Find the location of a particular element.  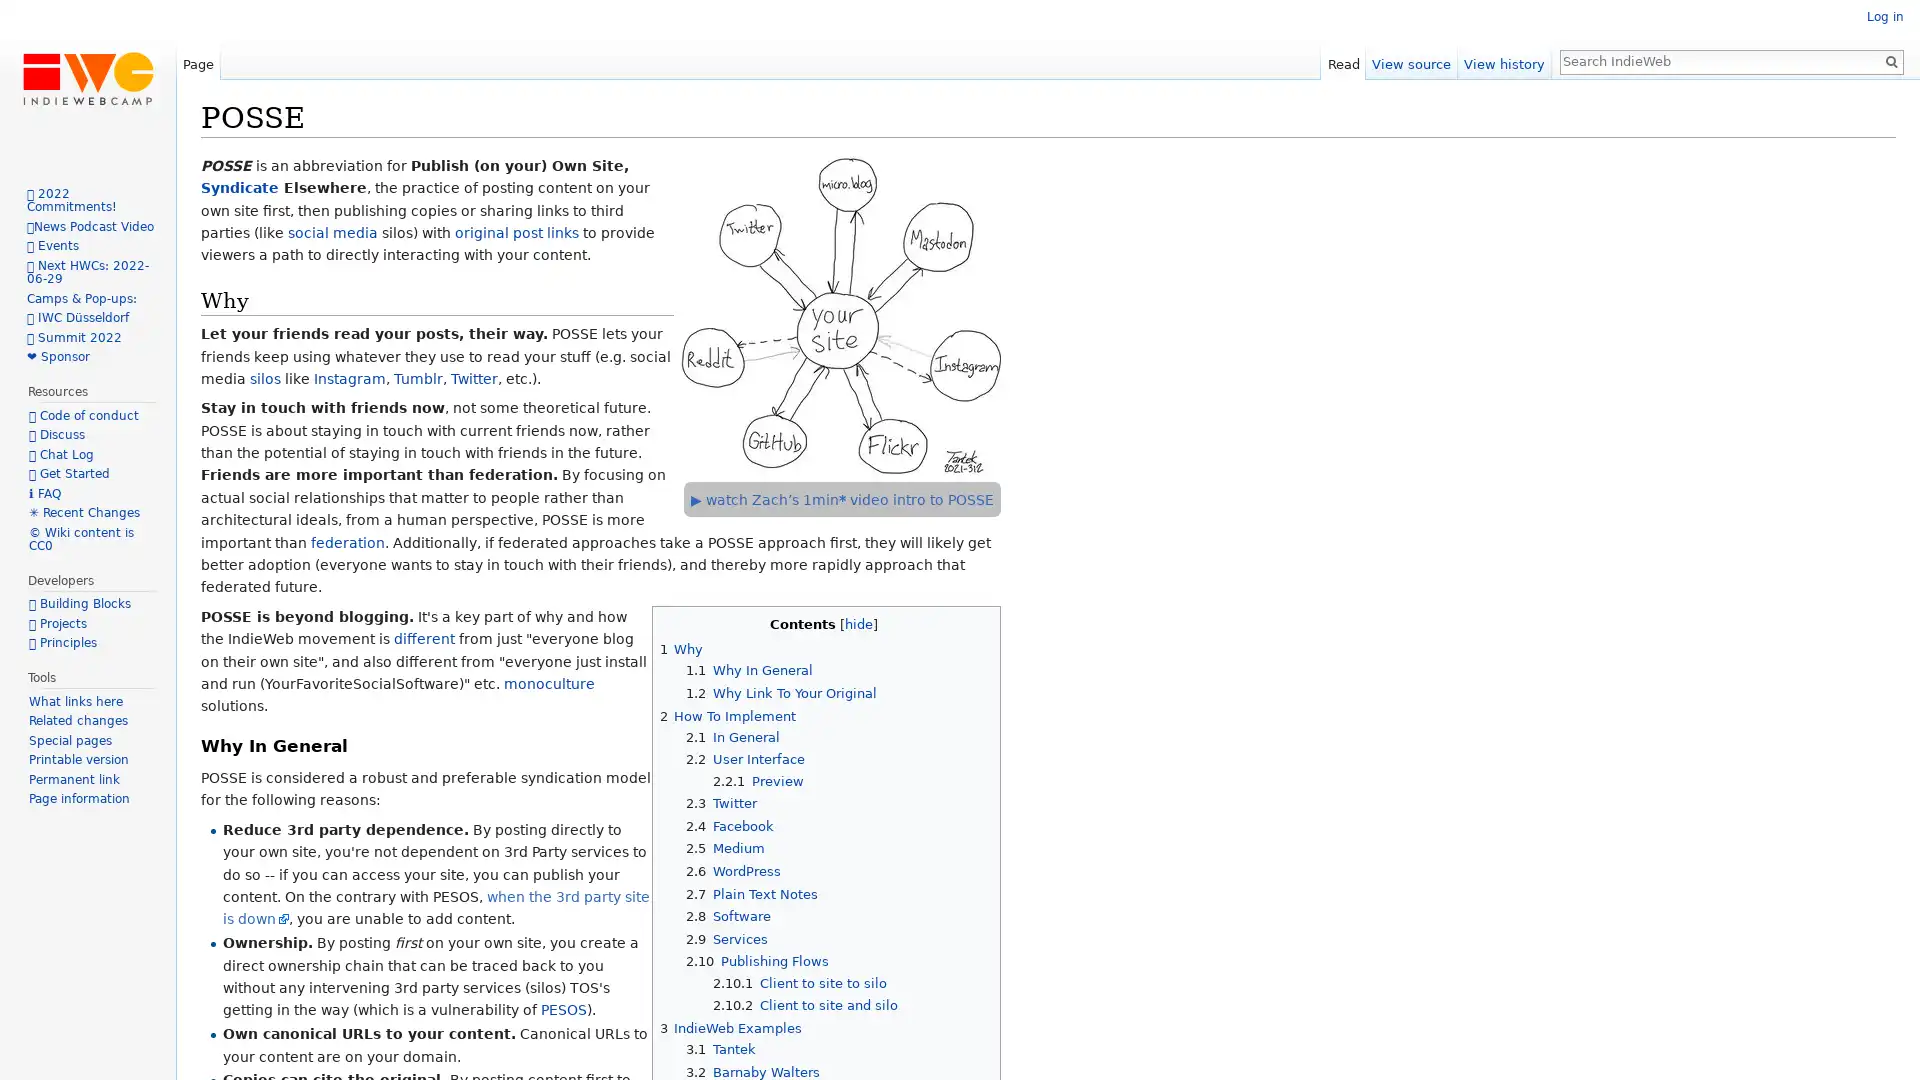

Go is located at coordinates (1890, 60).